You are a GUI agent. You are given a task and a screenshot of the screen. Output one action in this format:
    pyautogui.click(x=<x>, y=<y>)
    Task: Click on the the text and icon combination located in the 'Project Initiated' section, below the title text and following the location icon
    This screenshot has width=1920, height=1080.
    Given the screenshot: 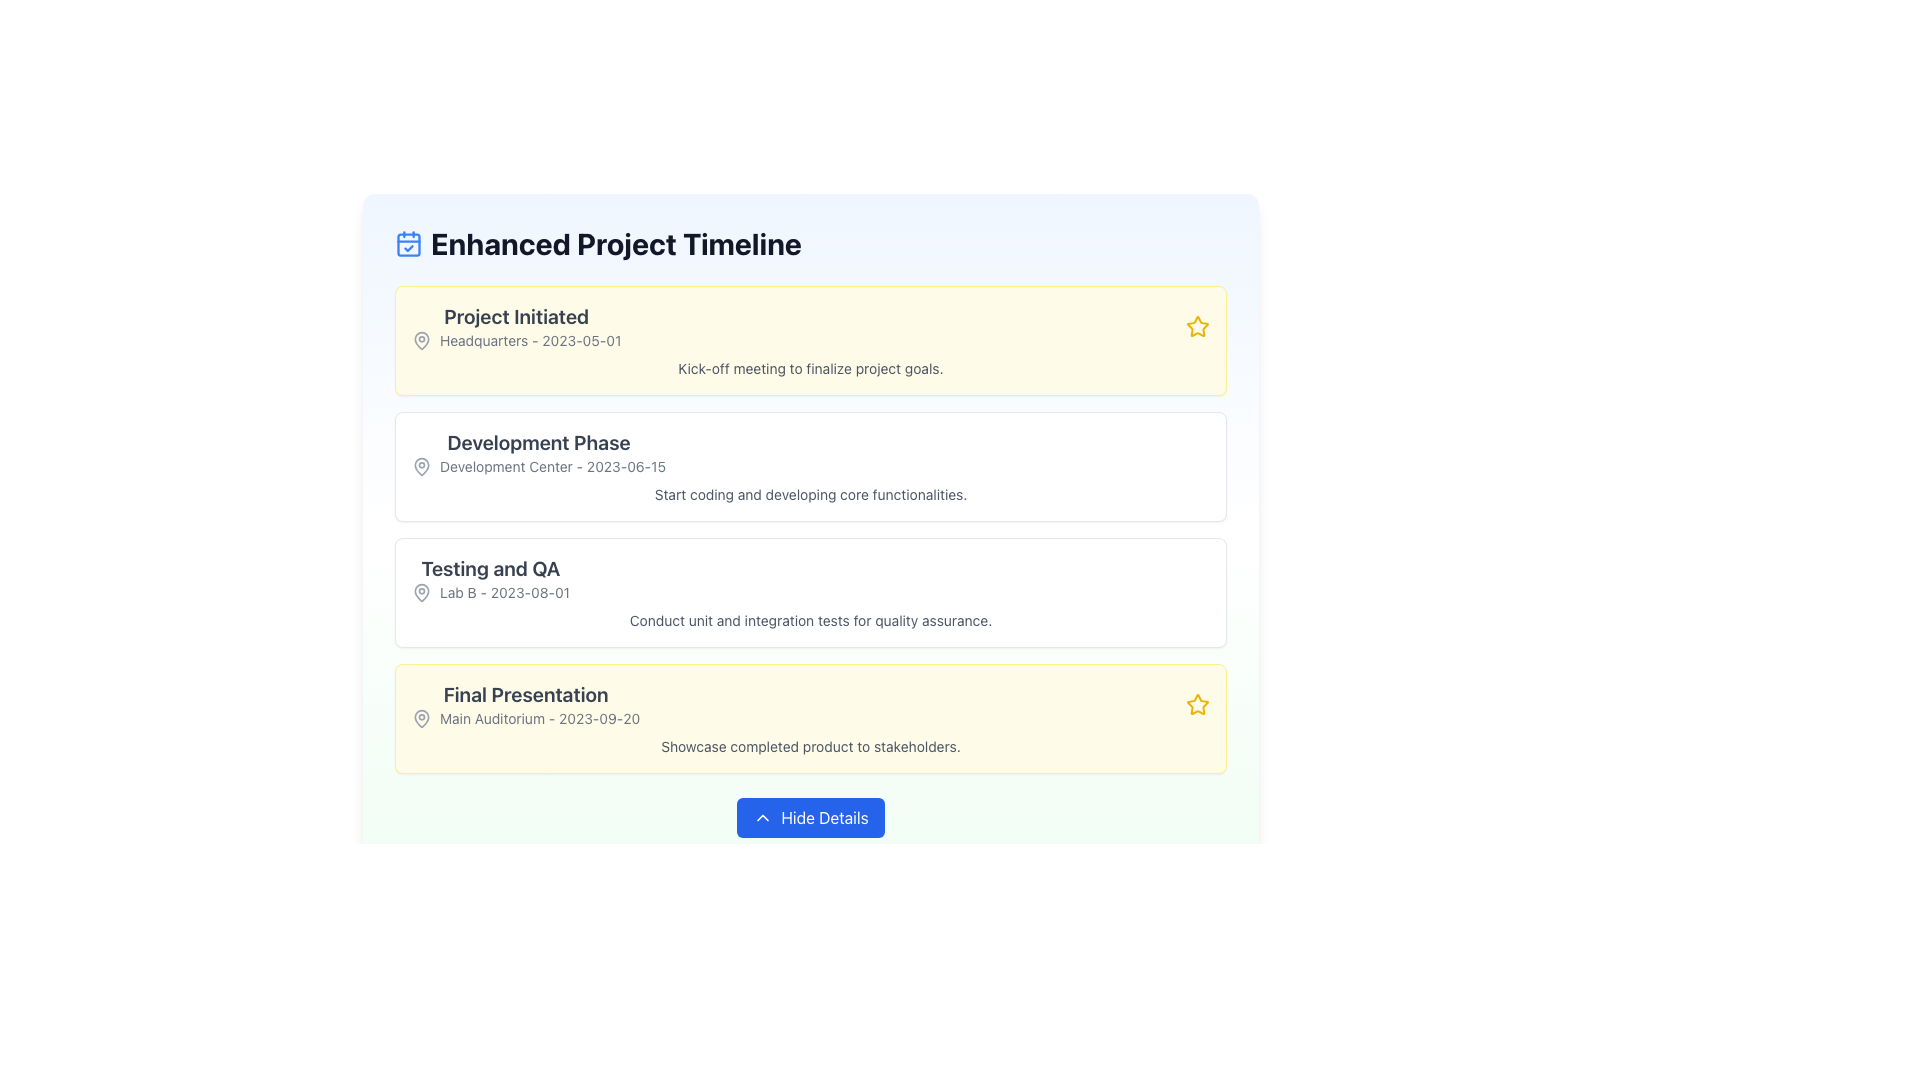 What is the action you would take?
    pyautogui.click(x=516, y=339)
    